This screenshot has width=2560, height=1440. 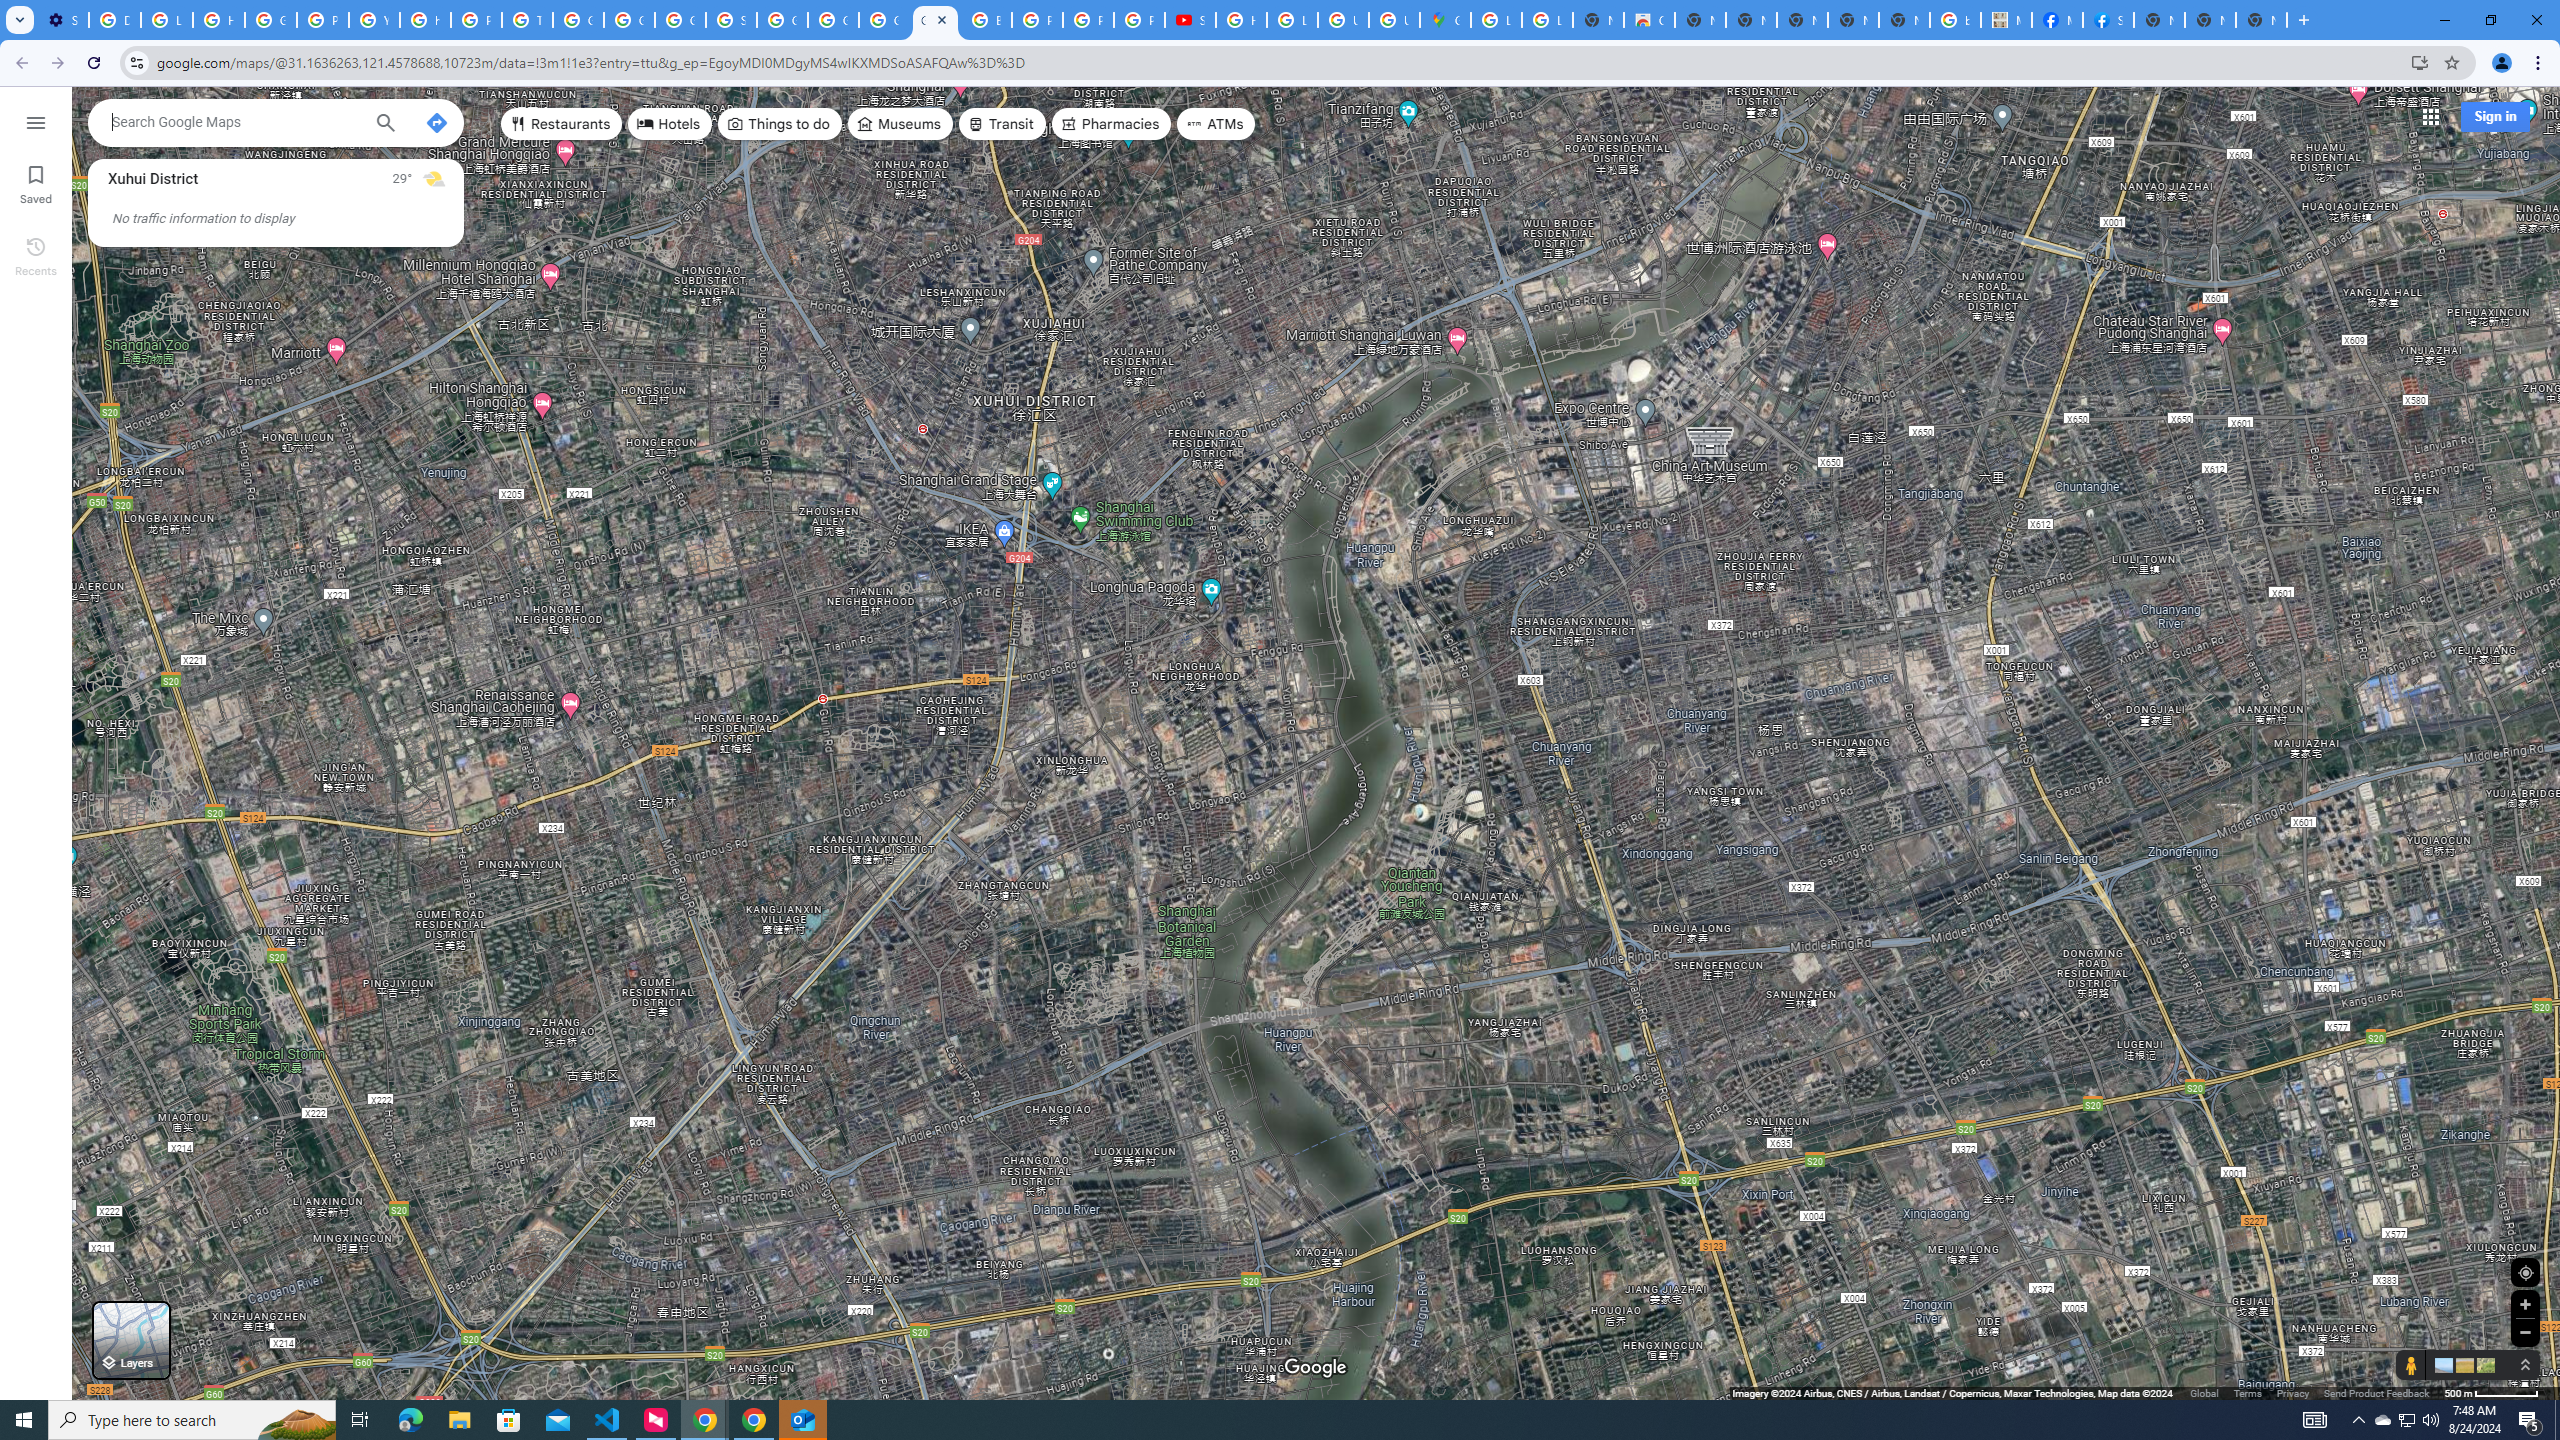 What do you see at coordinates (1190, 19) in the screenshot?
I see `'Subscriptions - YouTube'` at bounding box center [1190, 19].